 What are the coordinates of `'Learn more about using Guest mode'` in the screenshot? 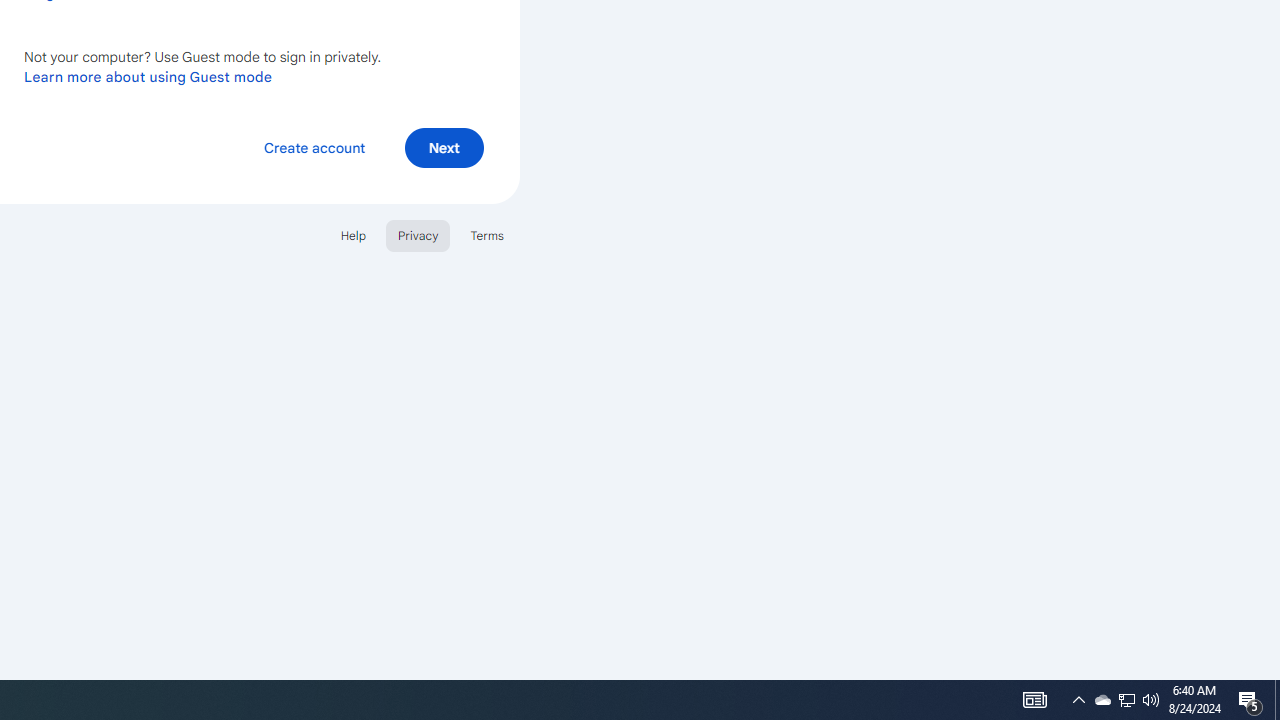 It's located at (147, 75).